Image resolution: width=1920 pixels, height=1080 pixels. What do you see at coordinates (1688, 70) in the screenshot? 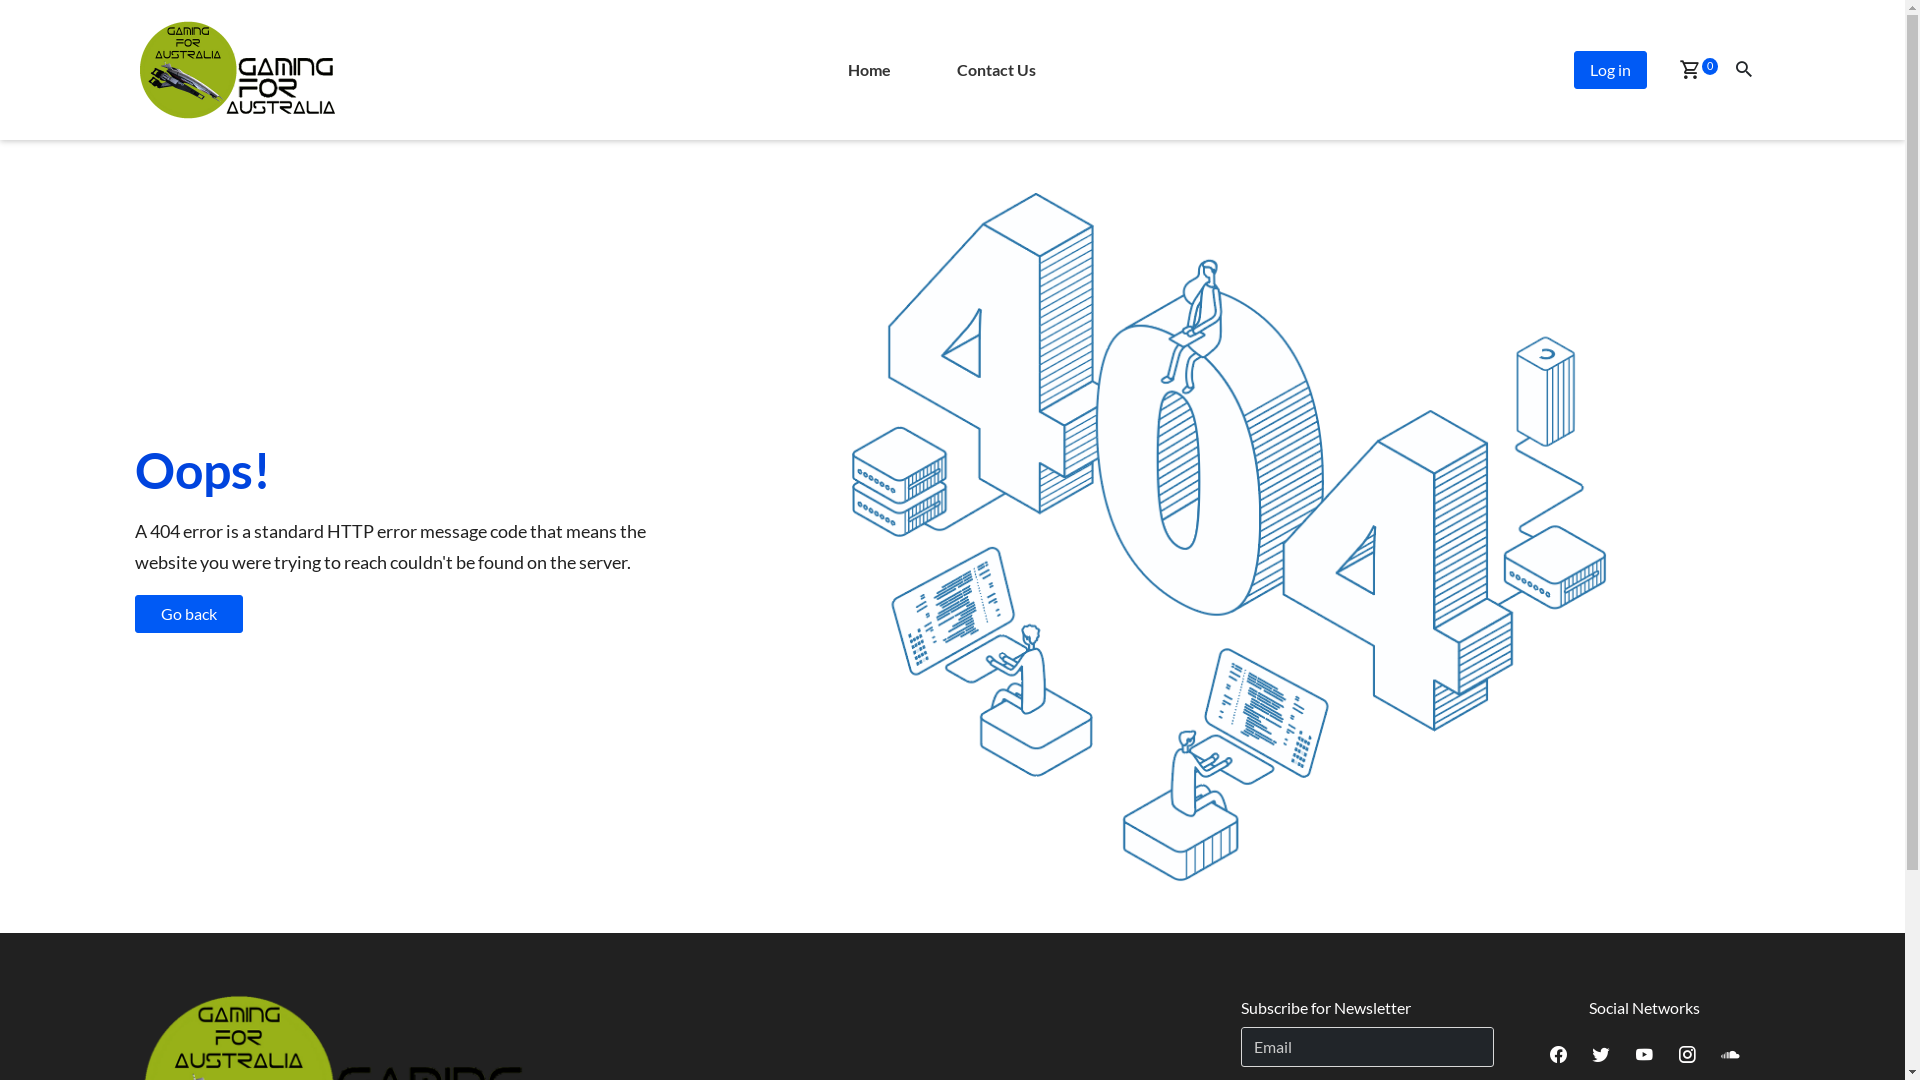
I see `'0'` at bounding box center [1688, 70].